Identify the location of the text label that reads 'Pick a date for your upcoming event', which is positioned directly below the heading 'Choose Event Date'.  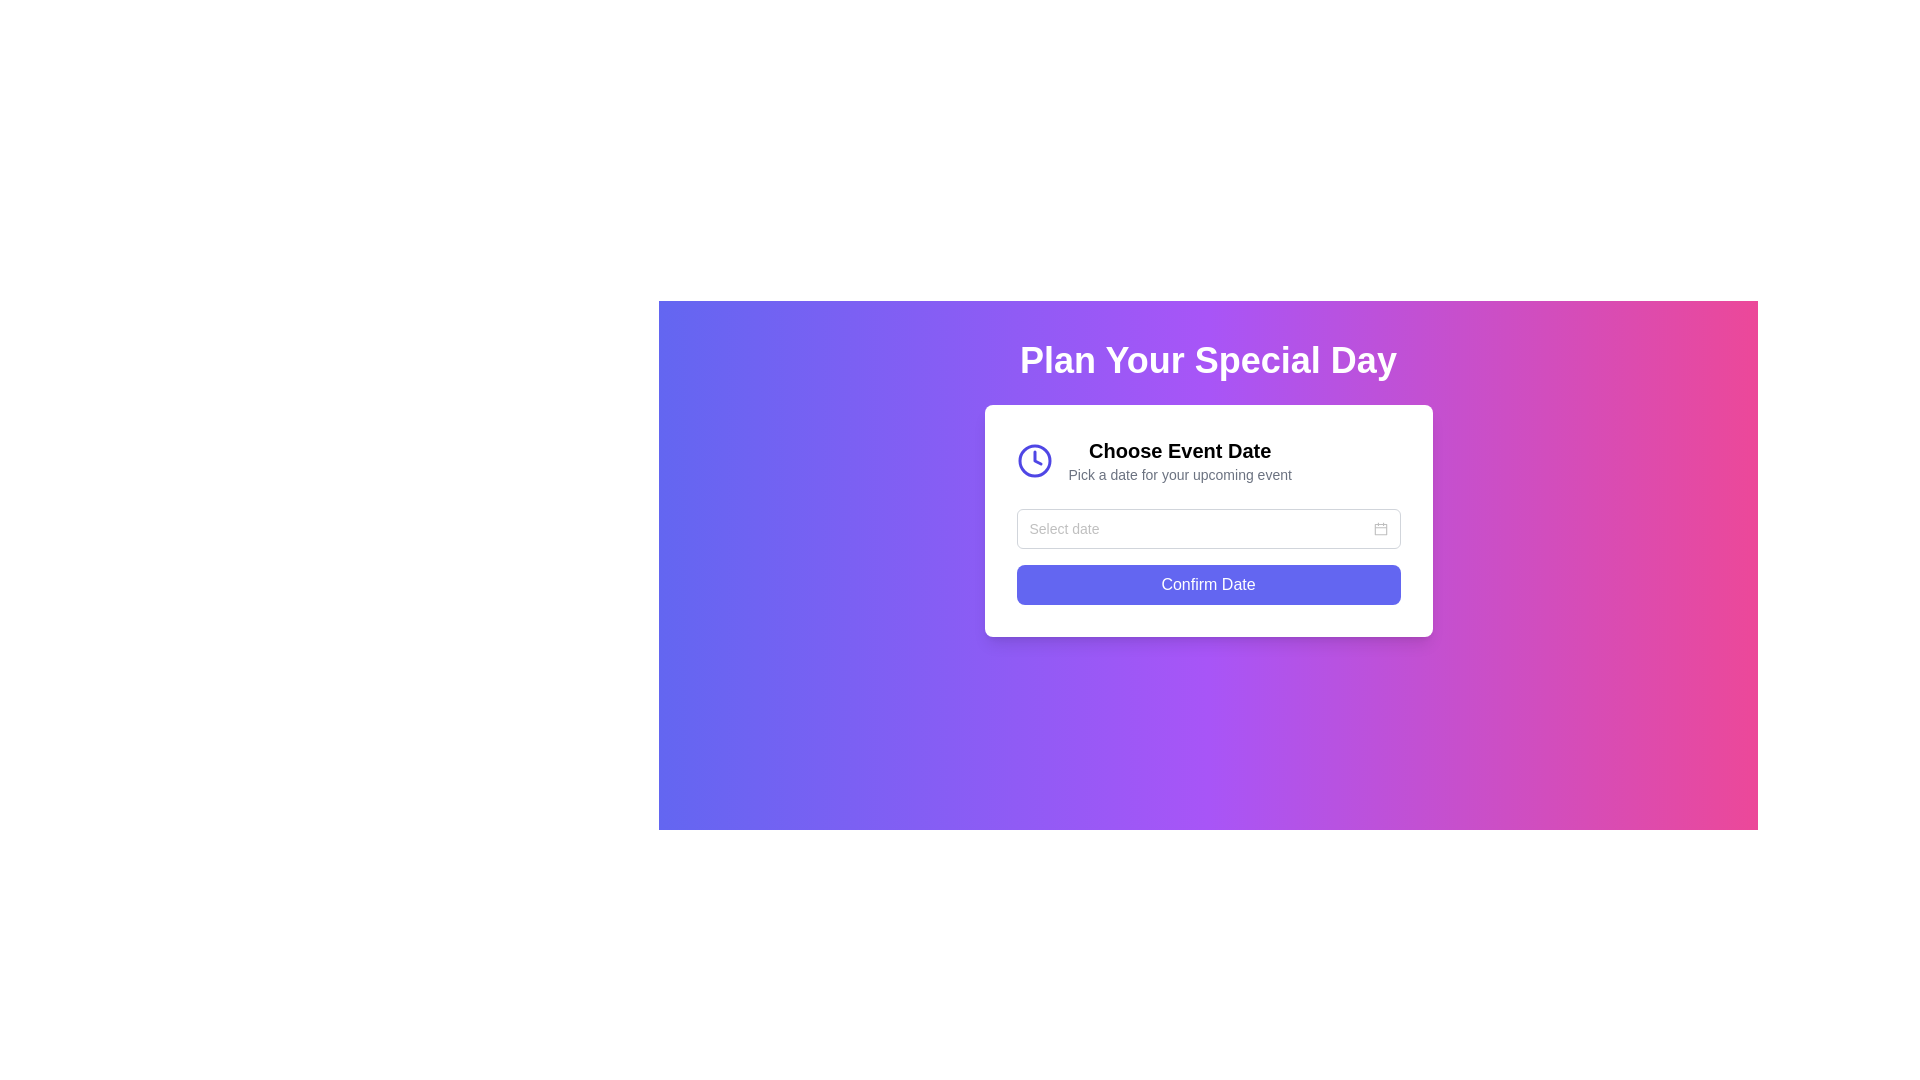
(1180, 474).